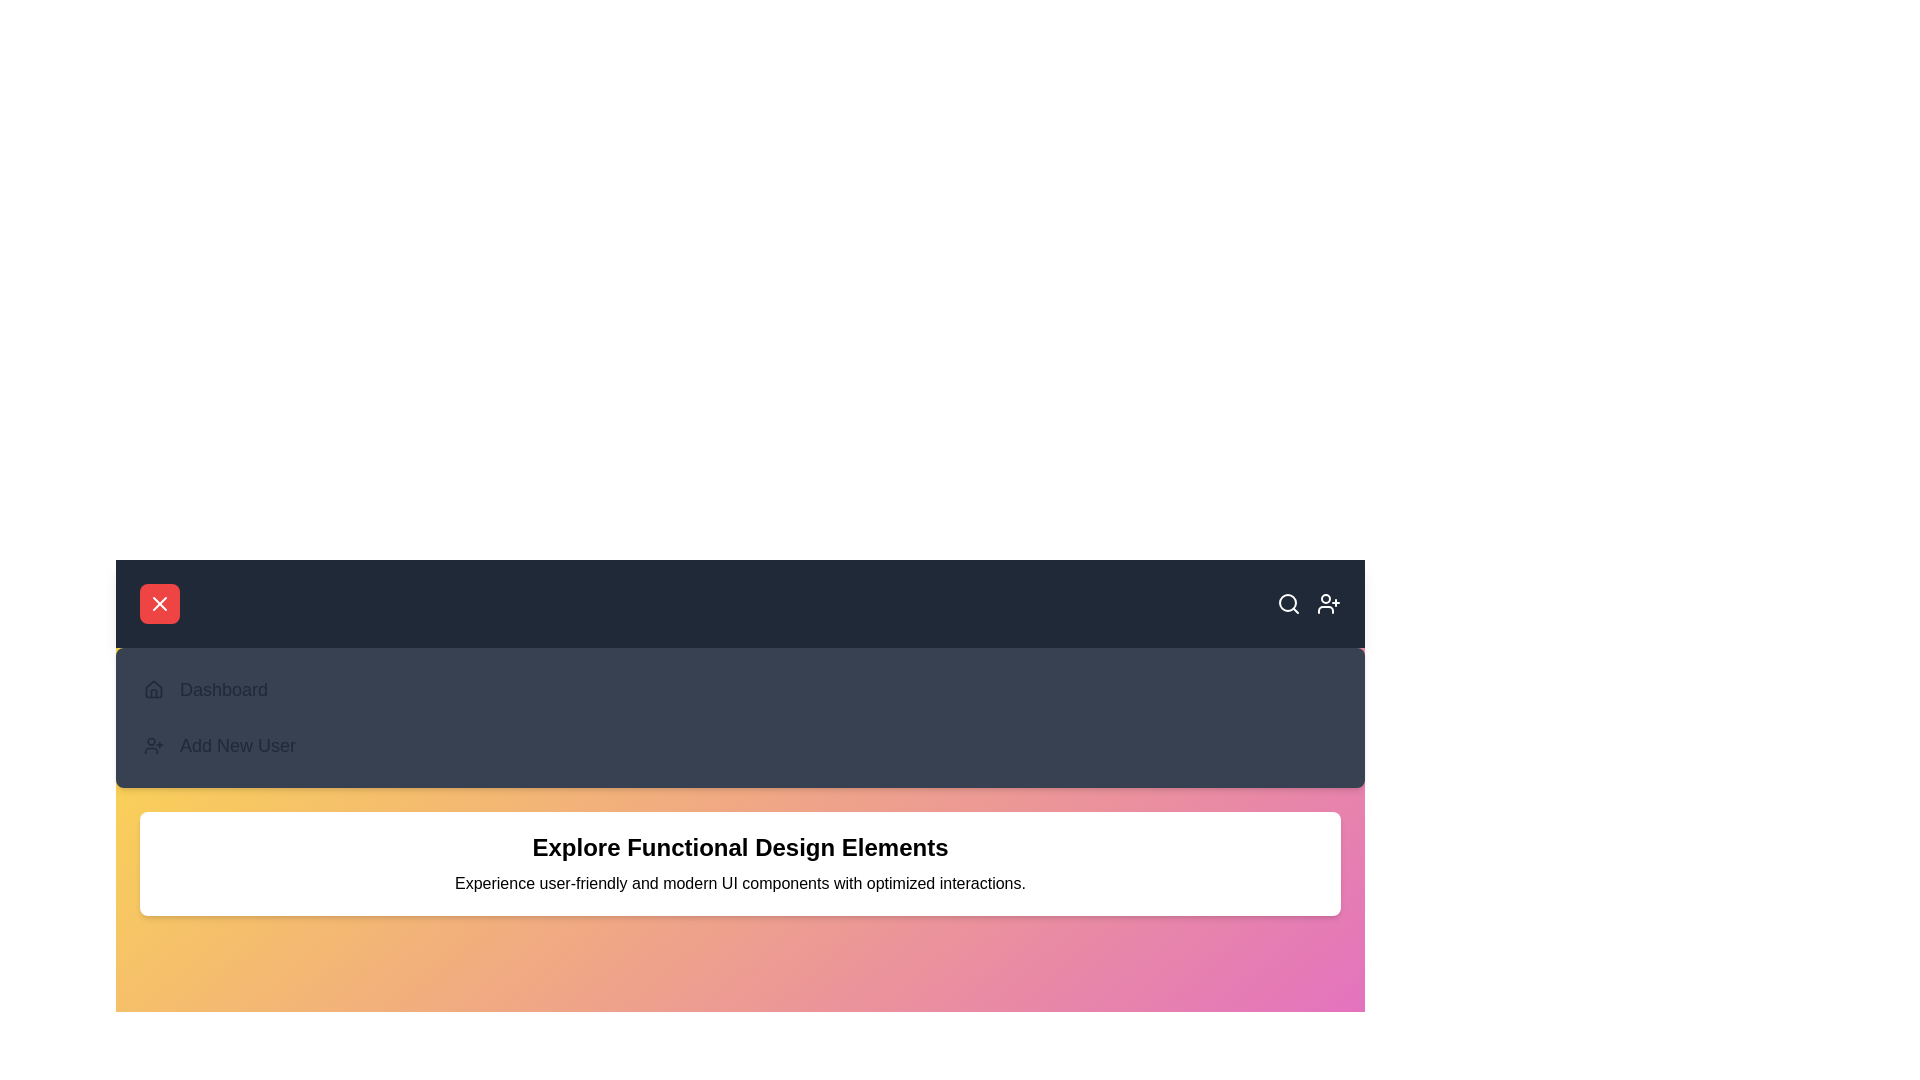 The height and width of the screenshot is (1080, 1920). I want to click on the 'add user' icon to initiate the add user functionality, so click(1329, 603).